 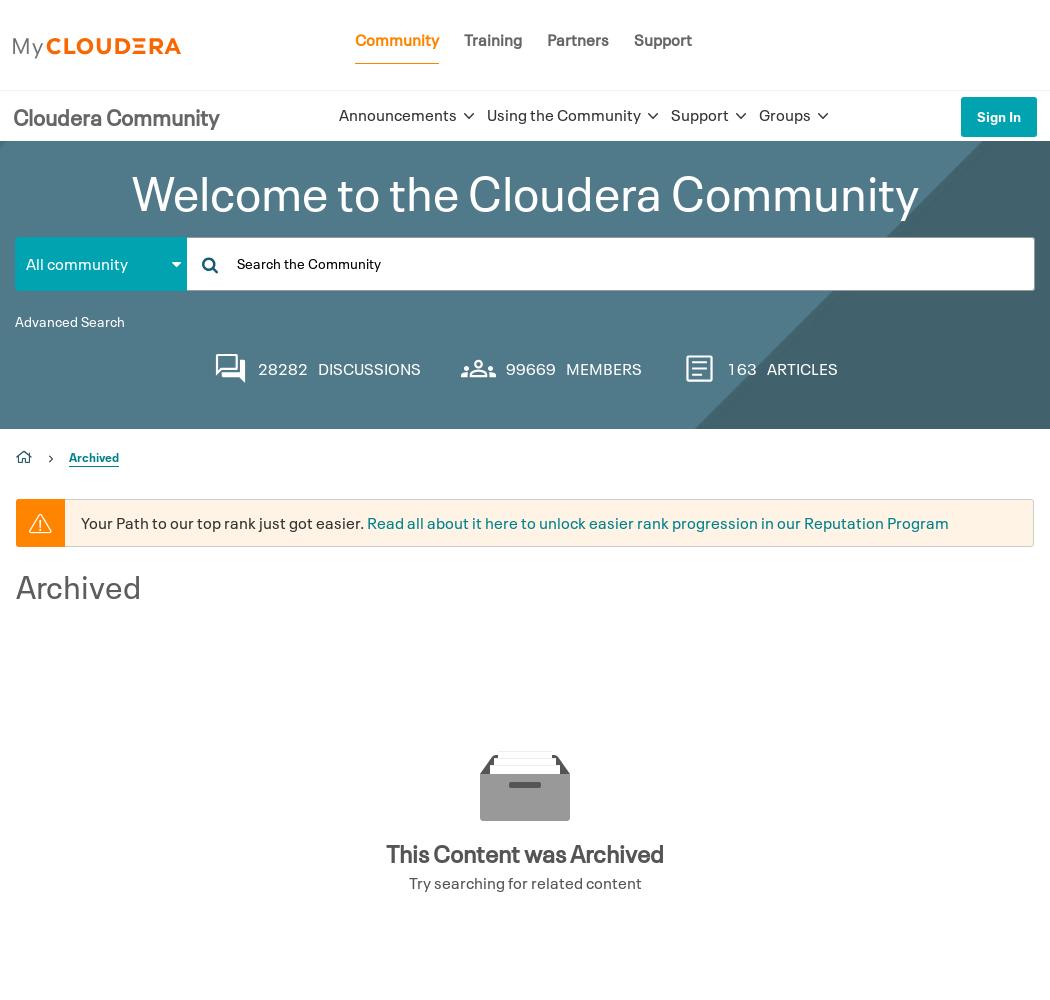 What do you see at coordinates (800, 367) in the screenshot?
I see `'ARTICLES'` at bounding box center [800, 367].